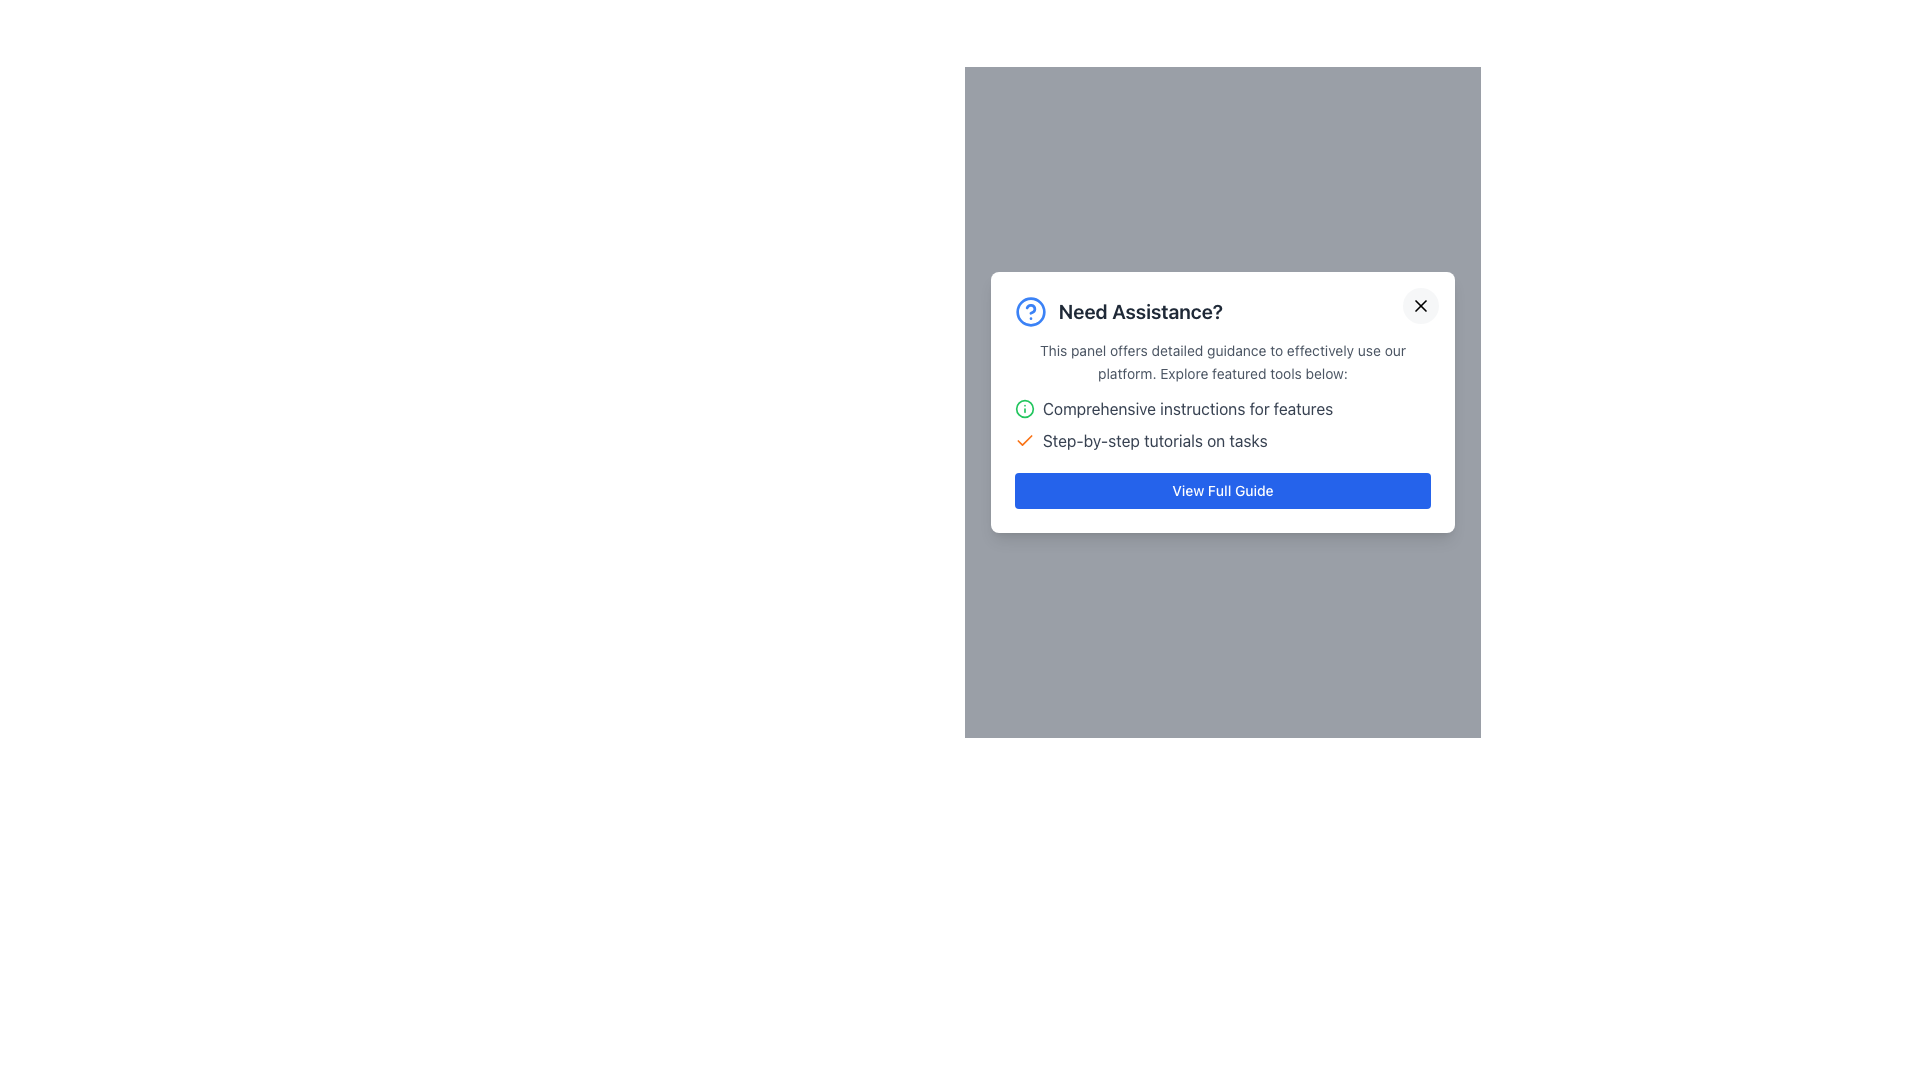  Describe the element at coordinates (1222, 424) in the screenshot. I see `the text items in the informational list, specifically on the lines that read 'Comprehensive instructions for features' and 'Step-by-step tutorials on tasks'` at that location.